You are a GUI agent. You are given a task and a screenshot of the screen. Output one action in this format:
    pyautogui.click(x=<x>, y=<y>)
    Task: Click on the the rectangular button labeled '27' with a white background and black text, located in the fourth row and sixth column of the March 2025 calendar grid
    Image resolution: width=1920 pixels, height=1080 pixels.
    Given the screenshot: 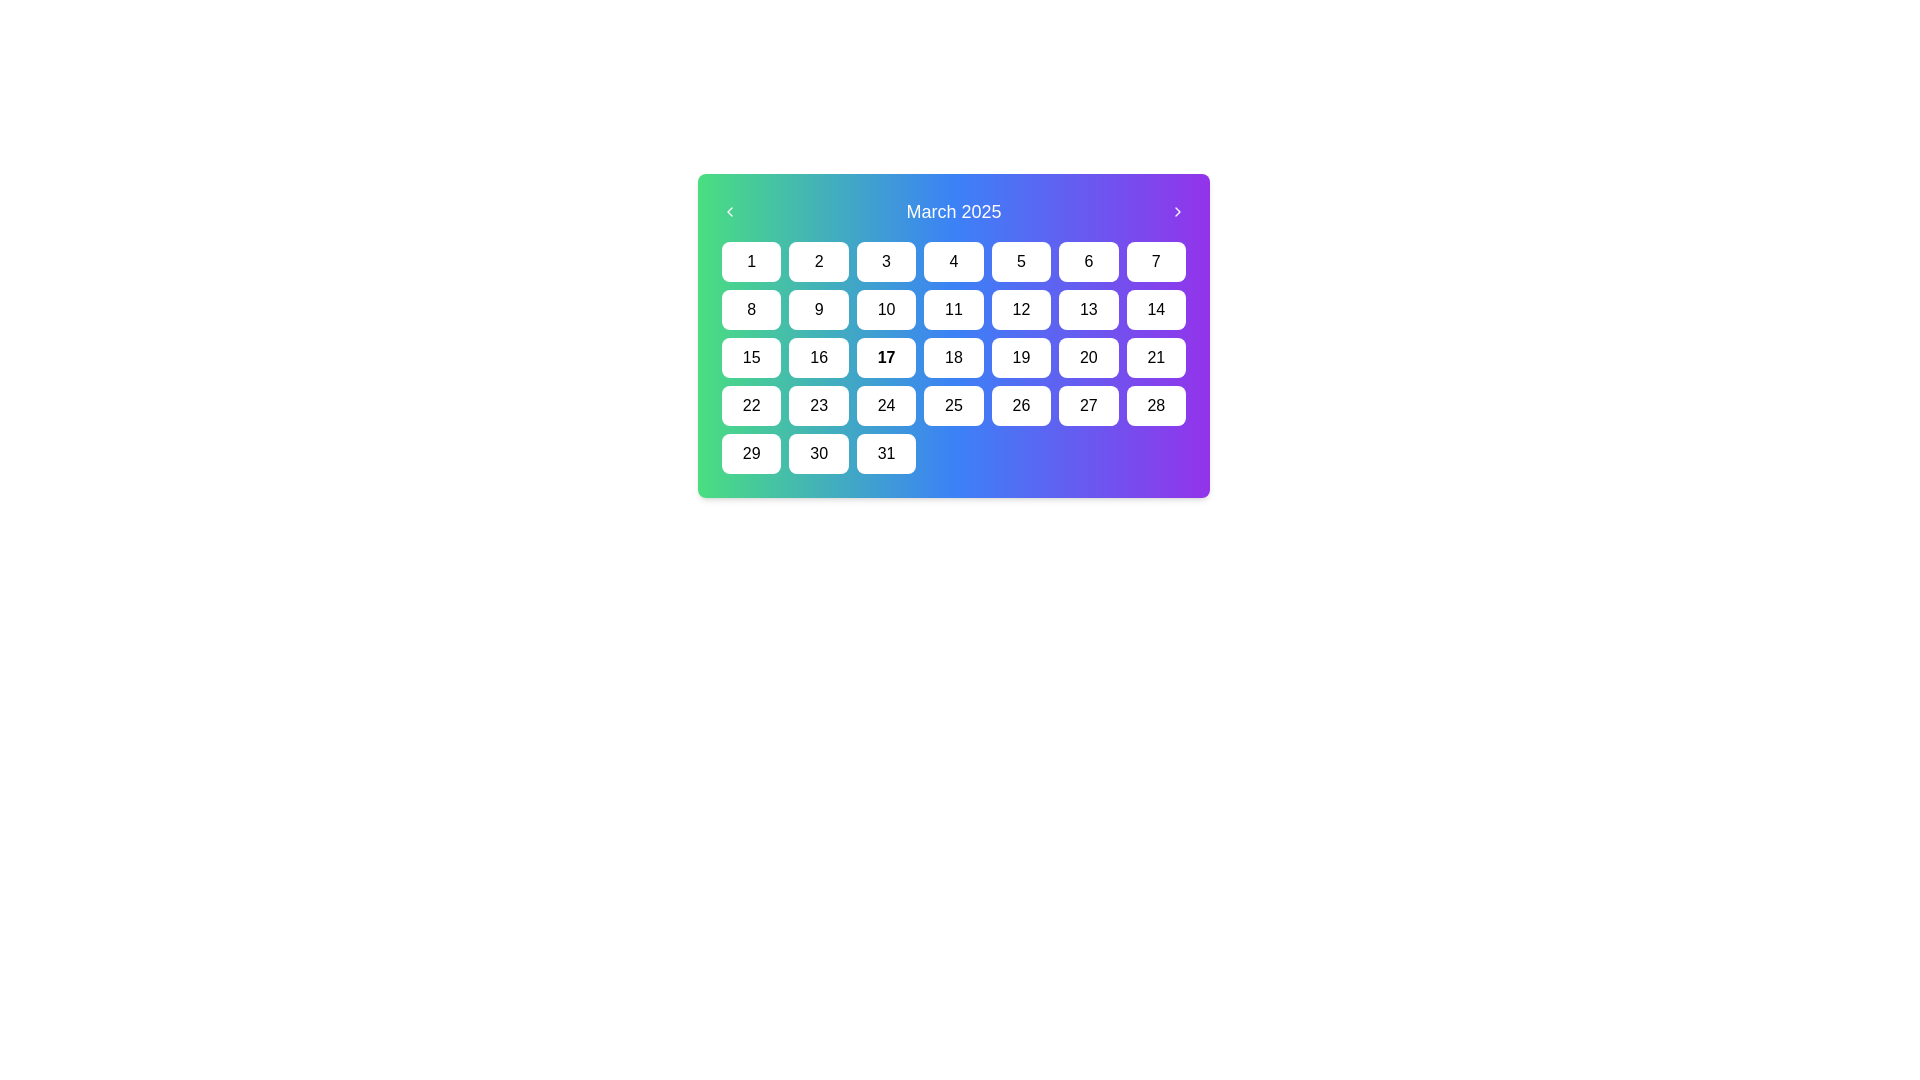 What is the action you would take?
    pyautogui.click(x=1087, y=405)
    